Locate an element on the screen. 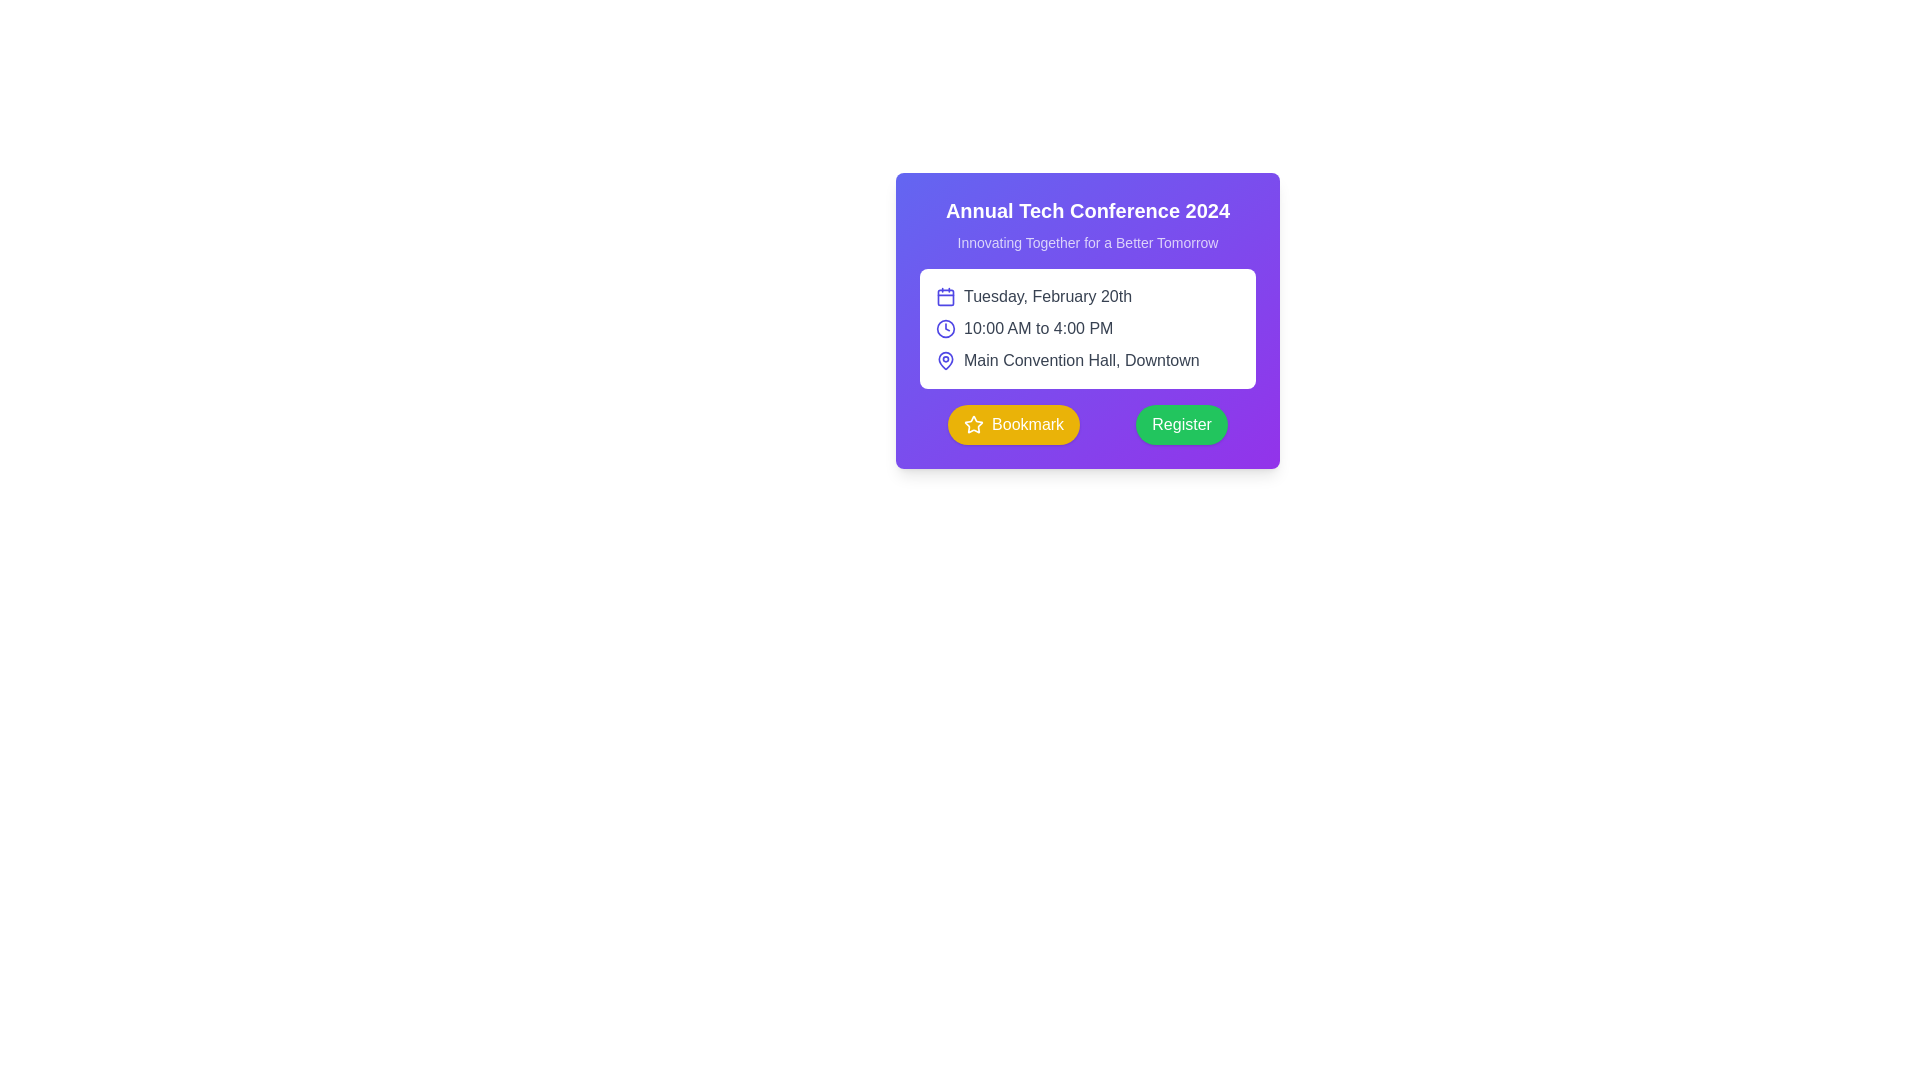  the map pin icon that serves as a location indicator for 'Main Convention Hall, Downtown' by interacting with its center point is located at coordinates (944, 358).